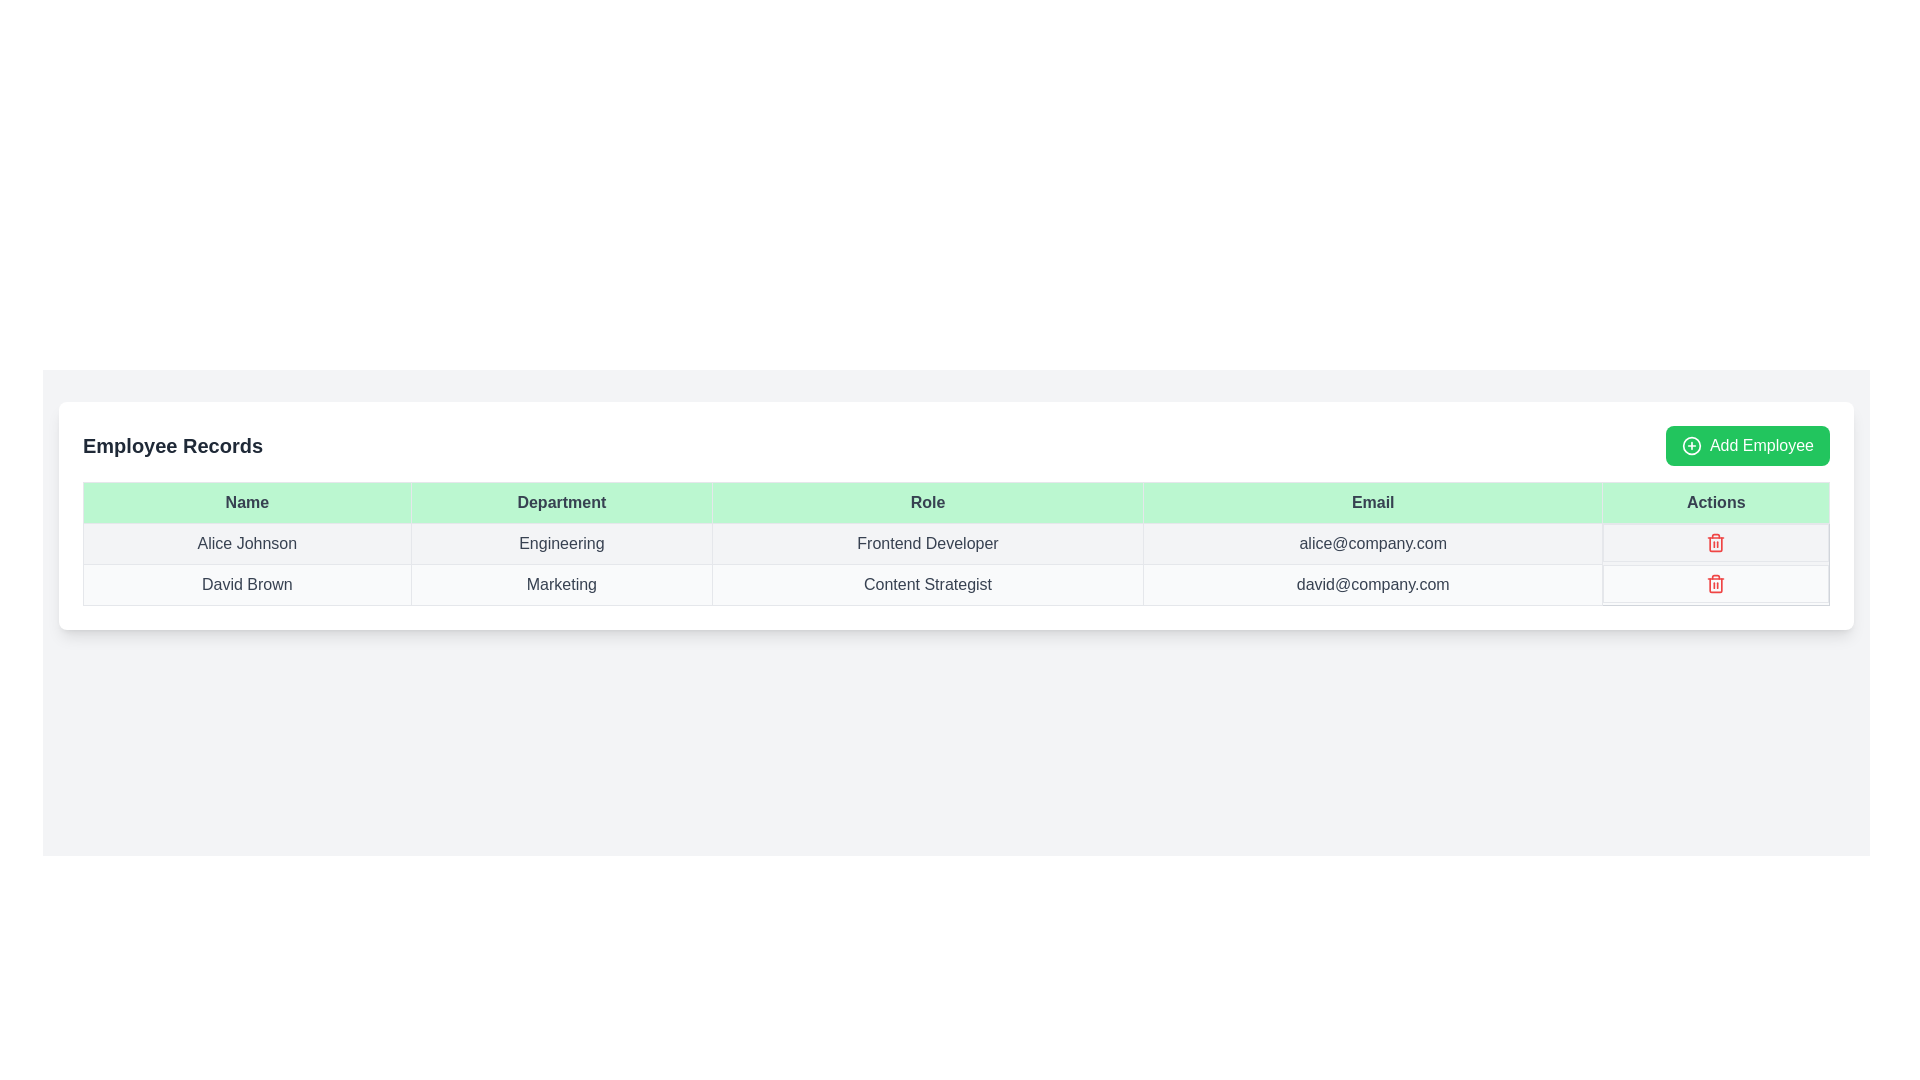 The width and height of the screenshot is (1920, 1080). I want to click on the first employee row in the table displaying 'Name', 'Department', 'Role', 'Email', and 'Actions', so click(955, 543).